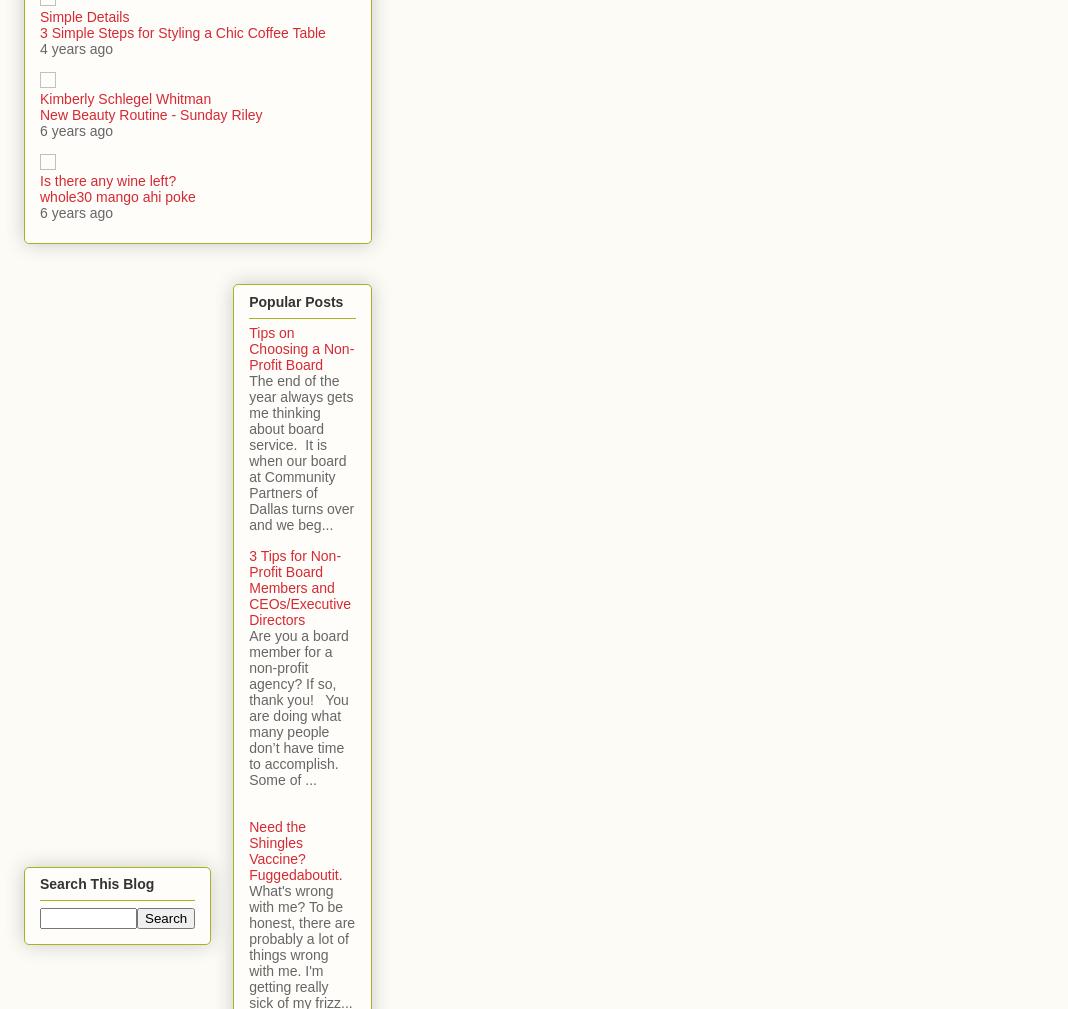  What do you see at coordinates (294, 849) in the screenshot?
I see `'Need the Shingles Vaccine?  Fuggedaboutit.'` at bounding box center [294, 849].